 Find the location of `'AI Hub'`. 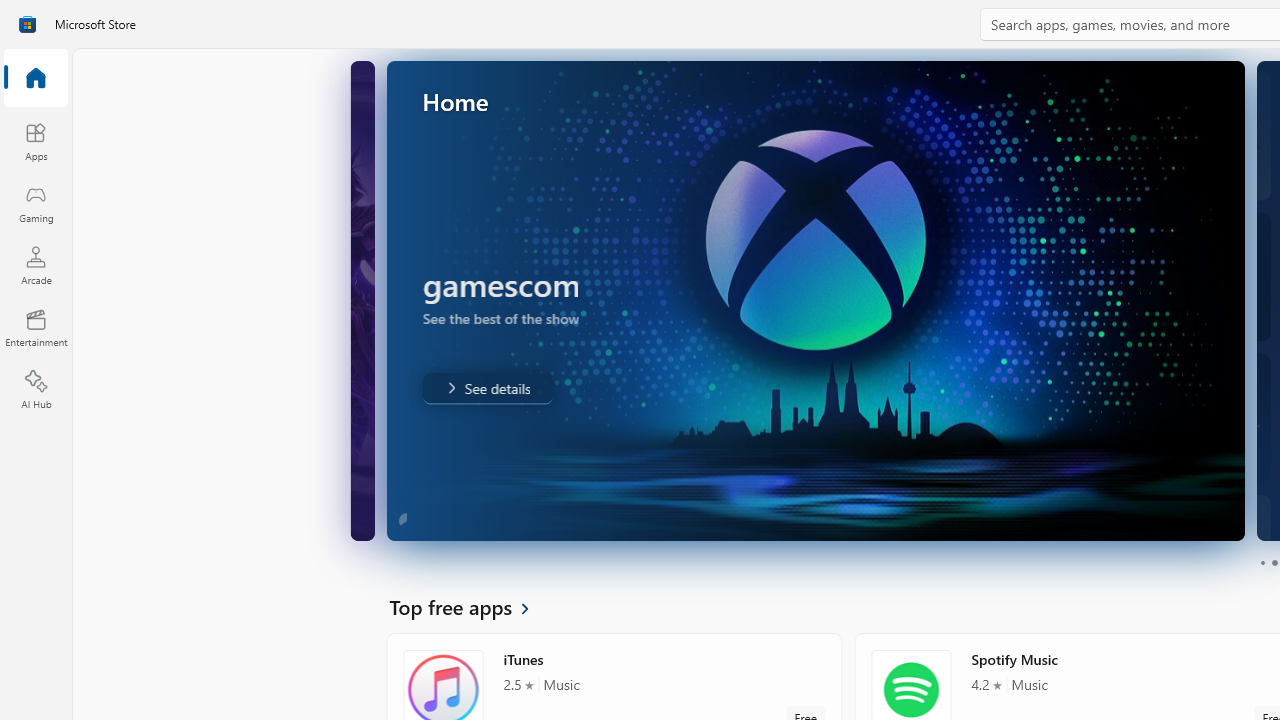

'AI Hub' is located at coordinates (35, 390).